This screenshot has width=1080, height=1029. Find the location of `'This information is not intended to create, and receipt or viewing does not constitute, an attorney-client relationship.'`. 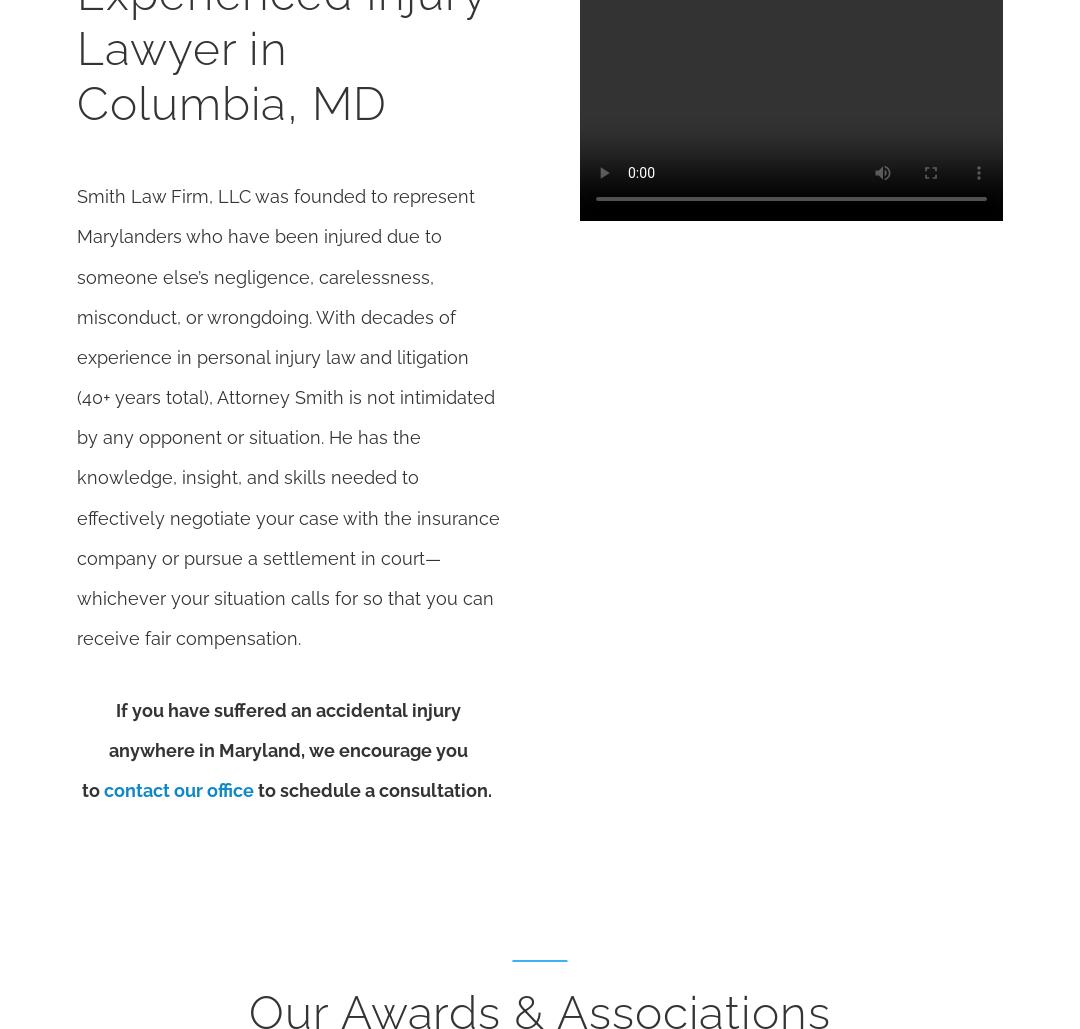

'This information is not intended to create, and receipt or viewing does not constitute, an attorney-client relationship.' is located at coordinates (76, 845).